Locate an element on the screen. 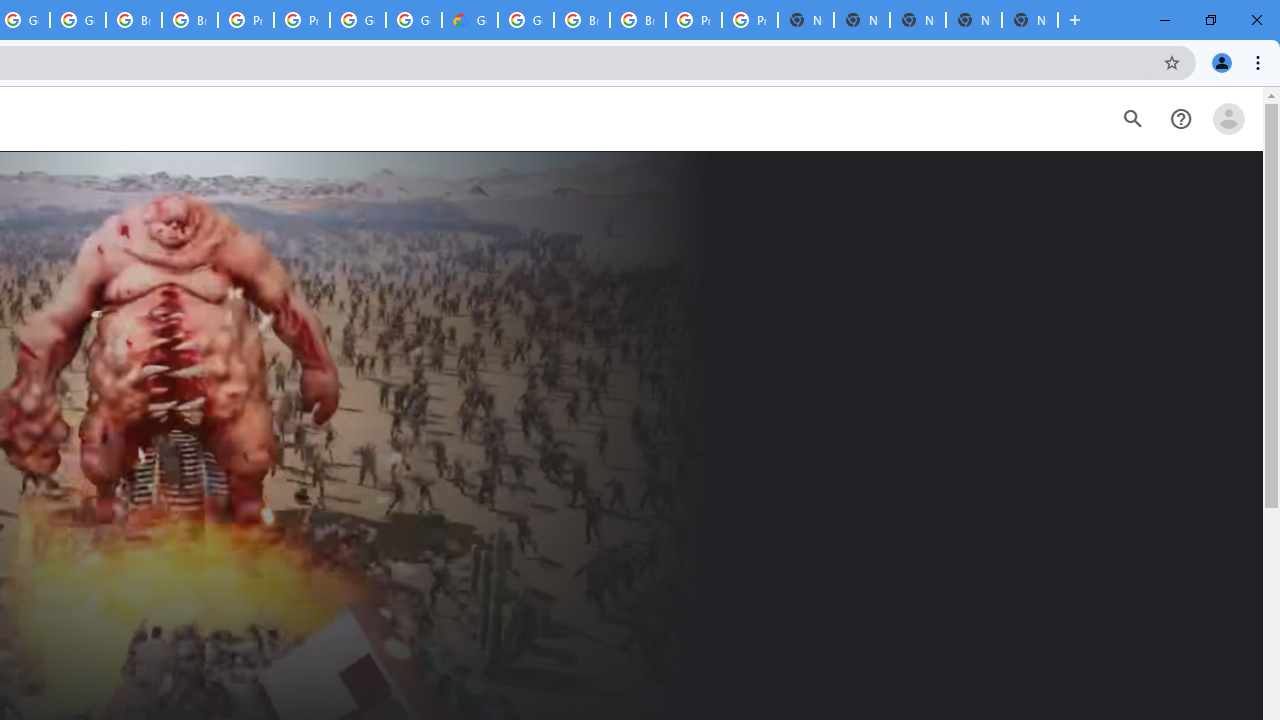  'Help Center' is located at coordinates (1180, 119).